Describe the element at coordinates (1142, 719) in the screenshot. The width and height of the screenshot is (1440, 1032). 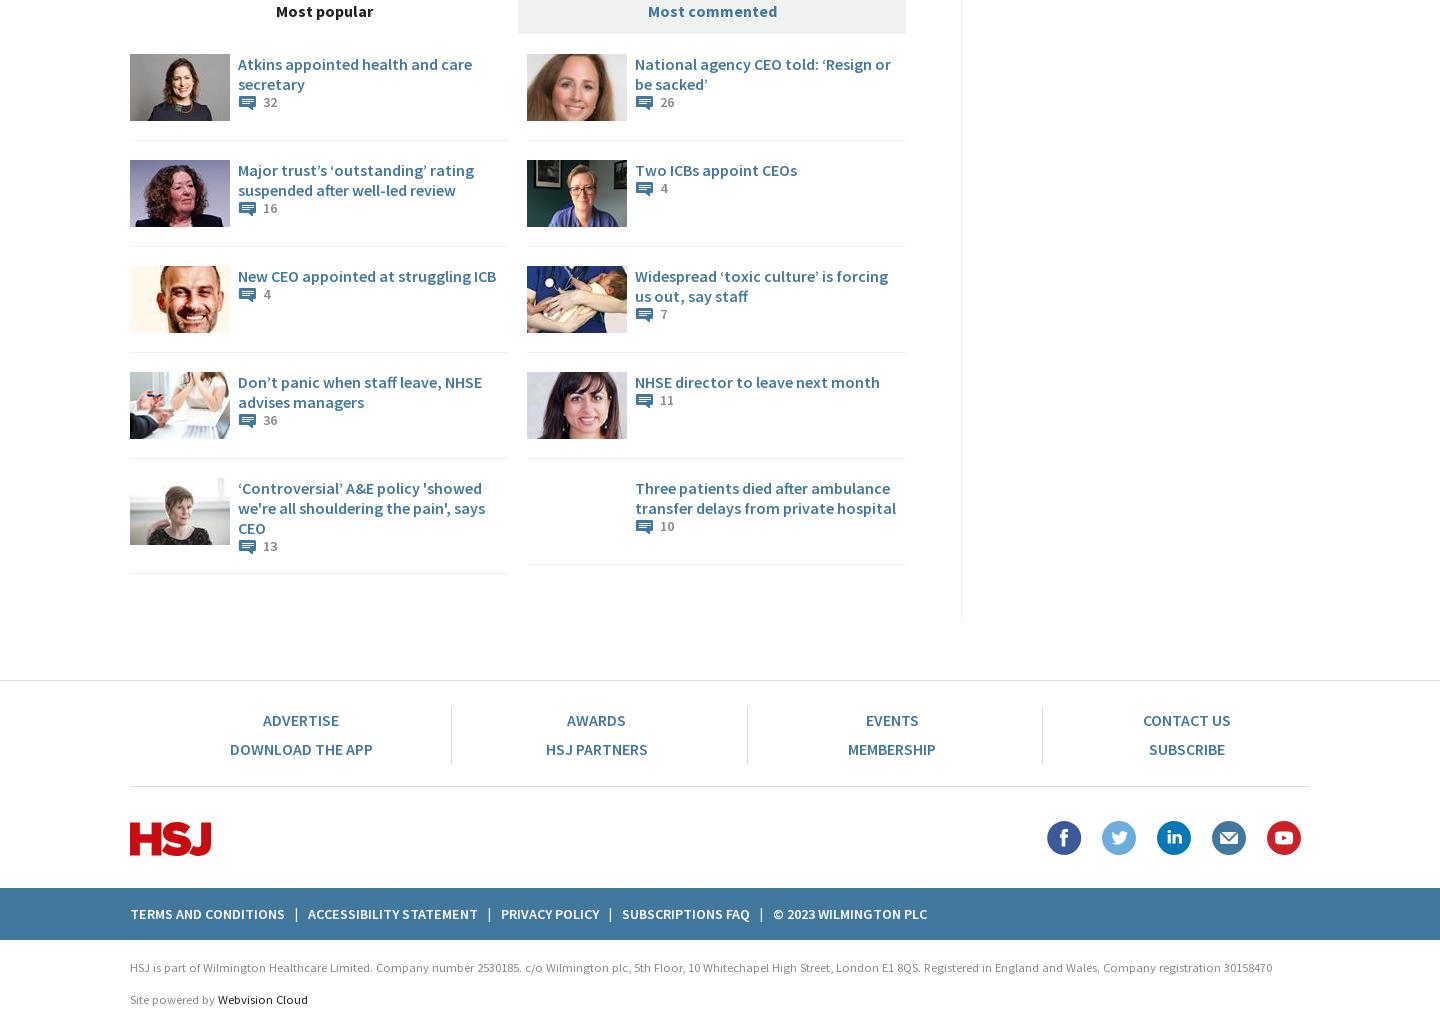
I see `'Contact Us'` at that location.